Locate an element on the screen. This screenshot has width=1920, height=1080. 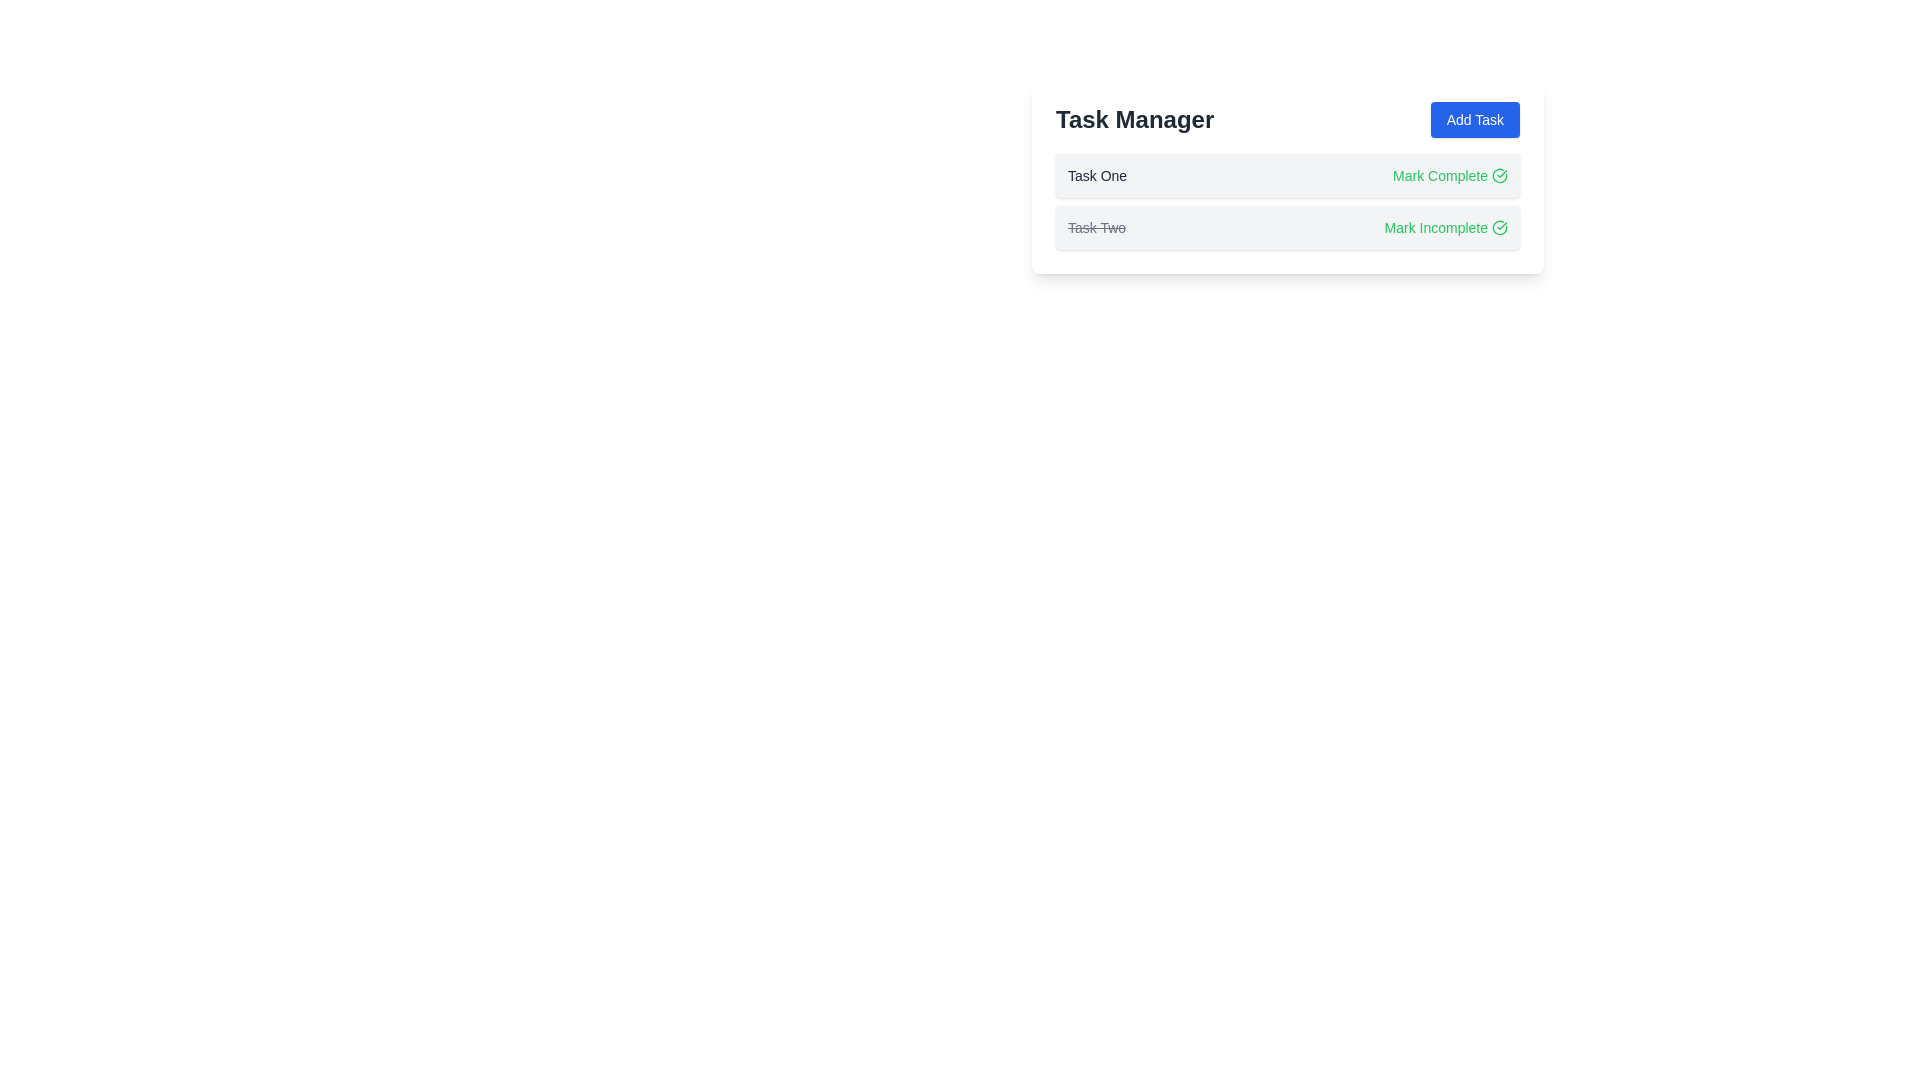
the button on the first task card in the Task Manager to mark the task as complete is located at coordinates (1287, 175).